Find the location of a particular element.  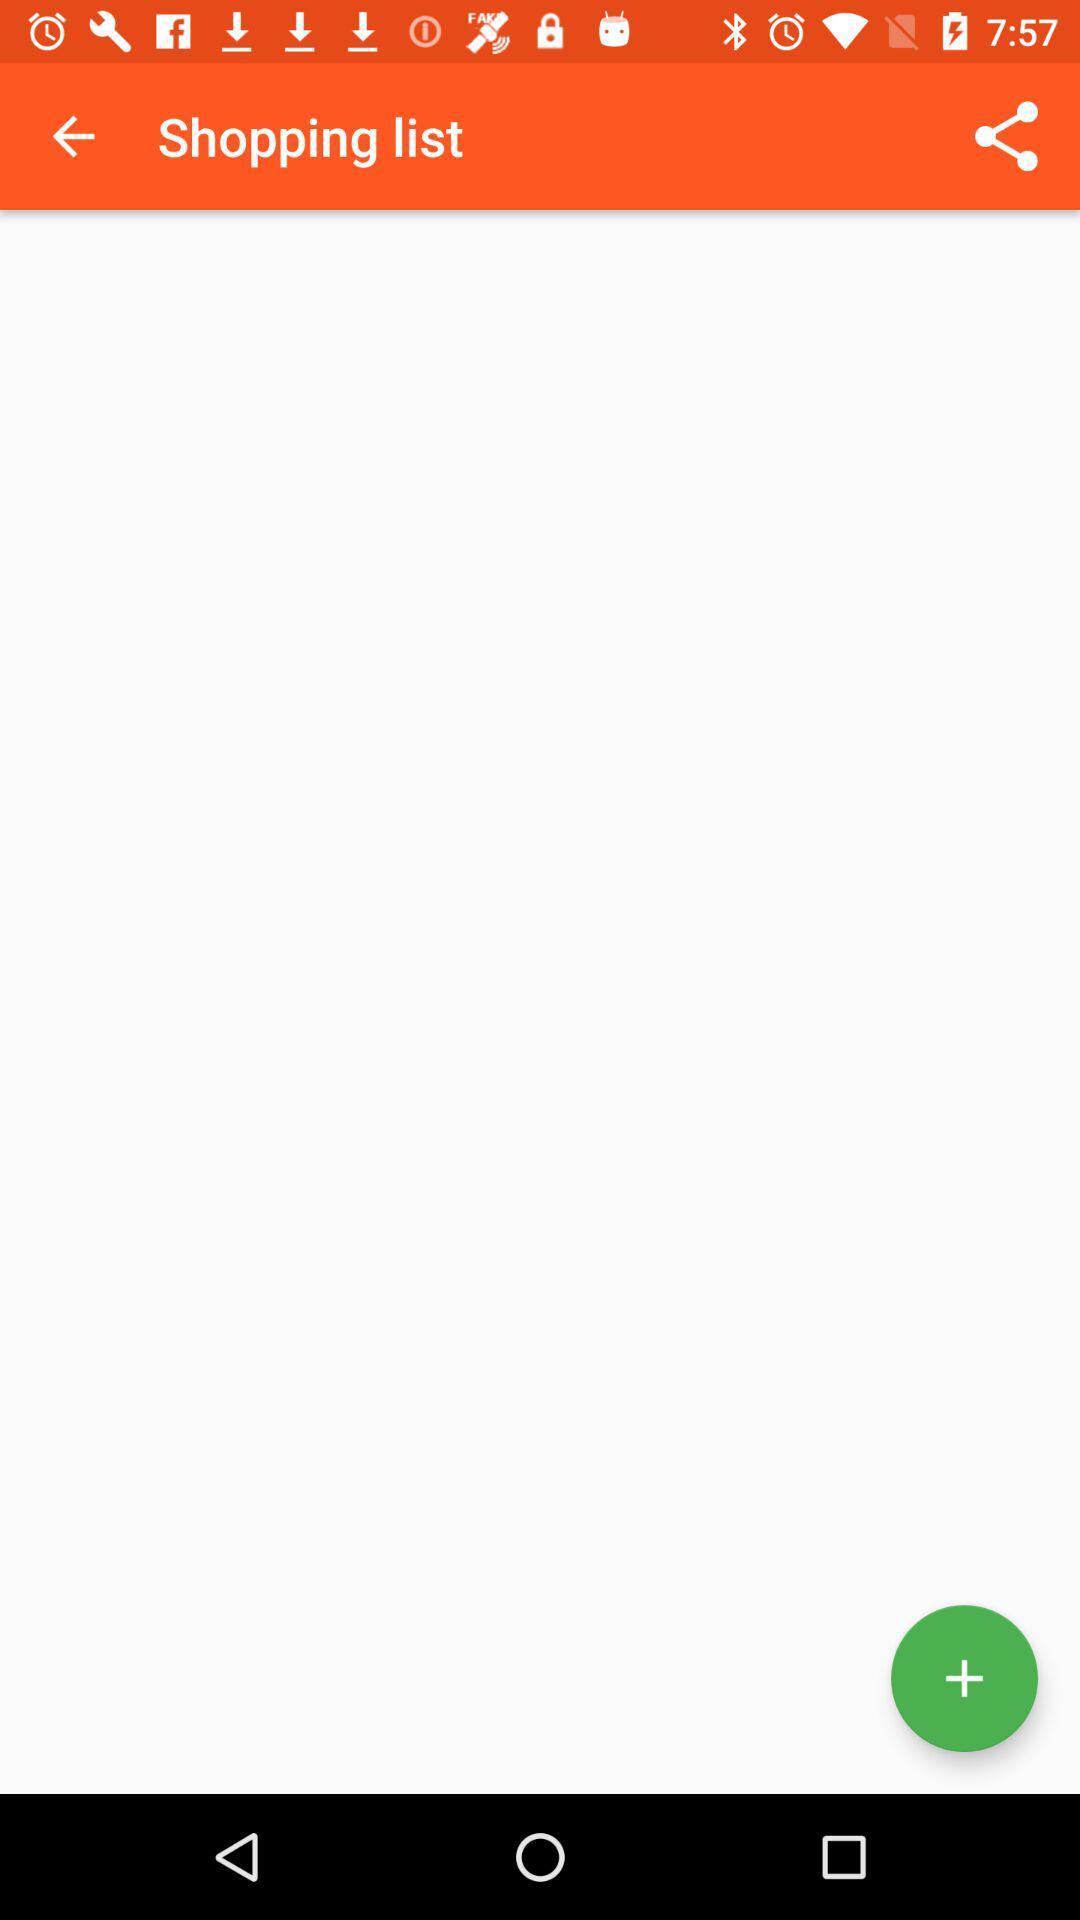

the icon next to the shopping list is located at coordinates (72, 135).